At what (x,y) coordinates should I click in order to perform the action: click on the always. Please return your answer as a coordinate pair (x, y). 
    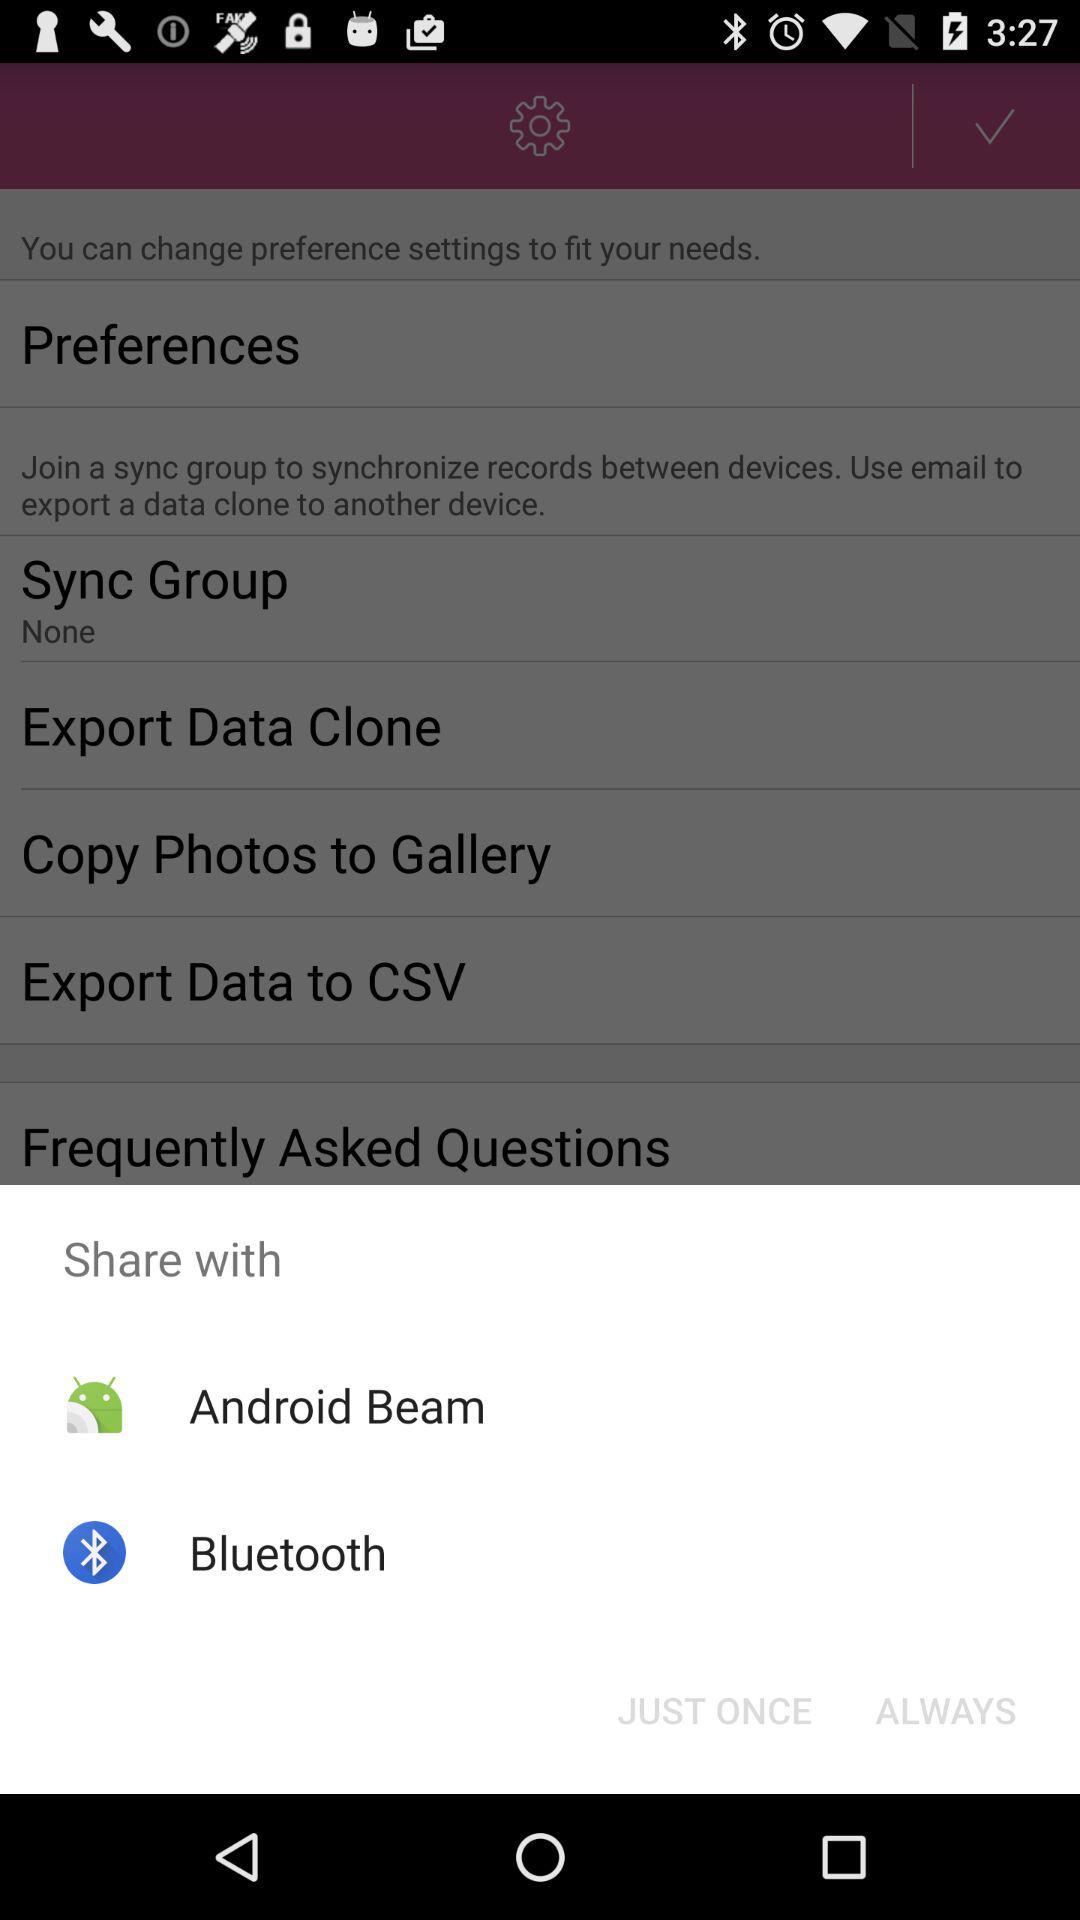
    Looking at the image, I should click on (945, 1708).